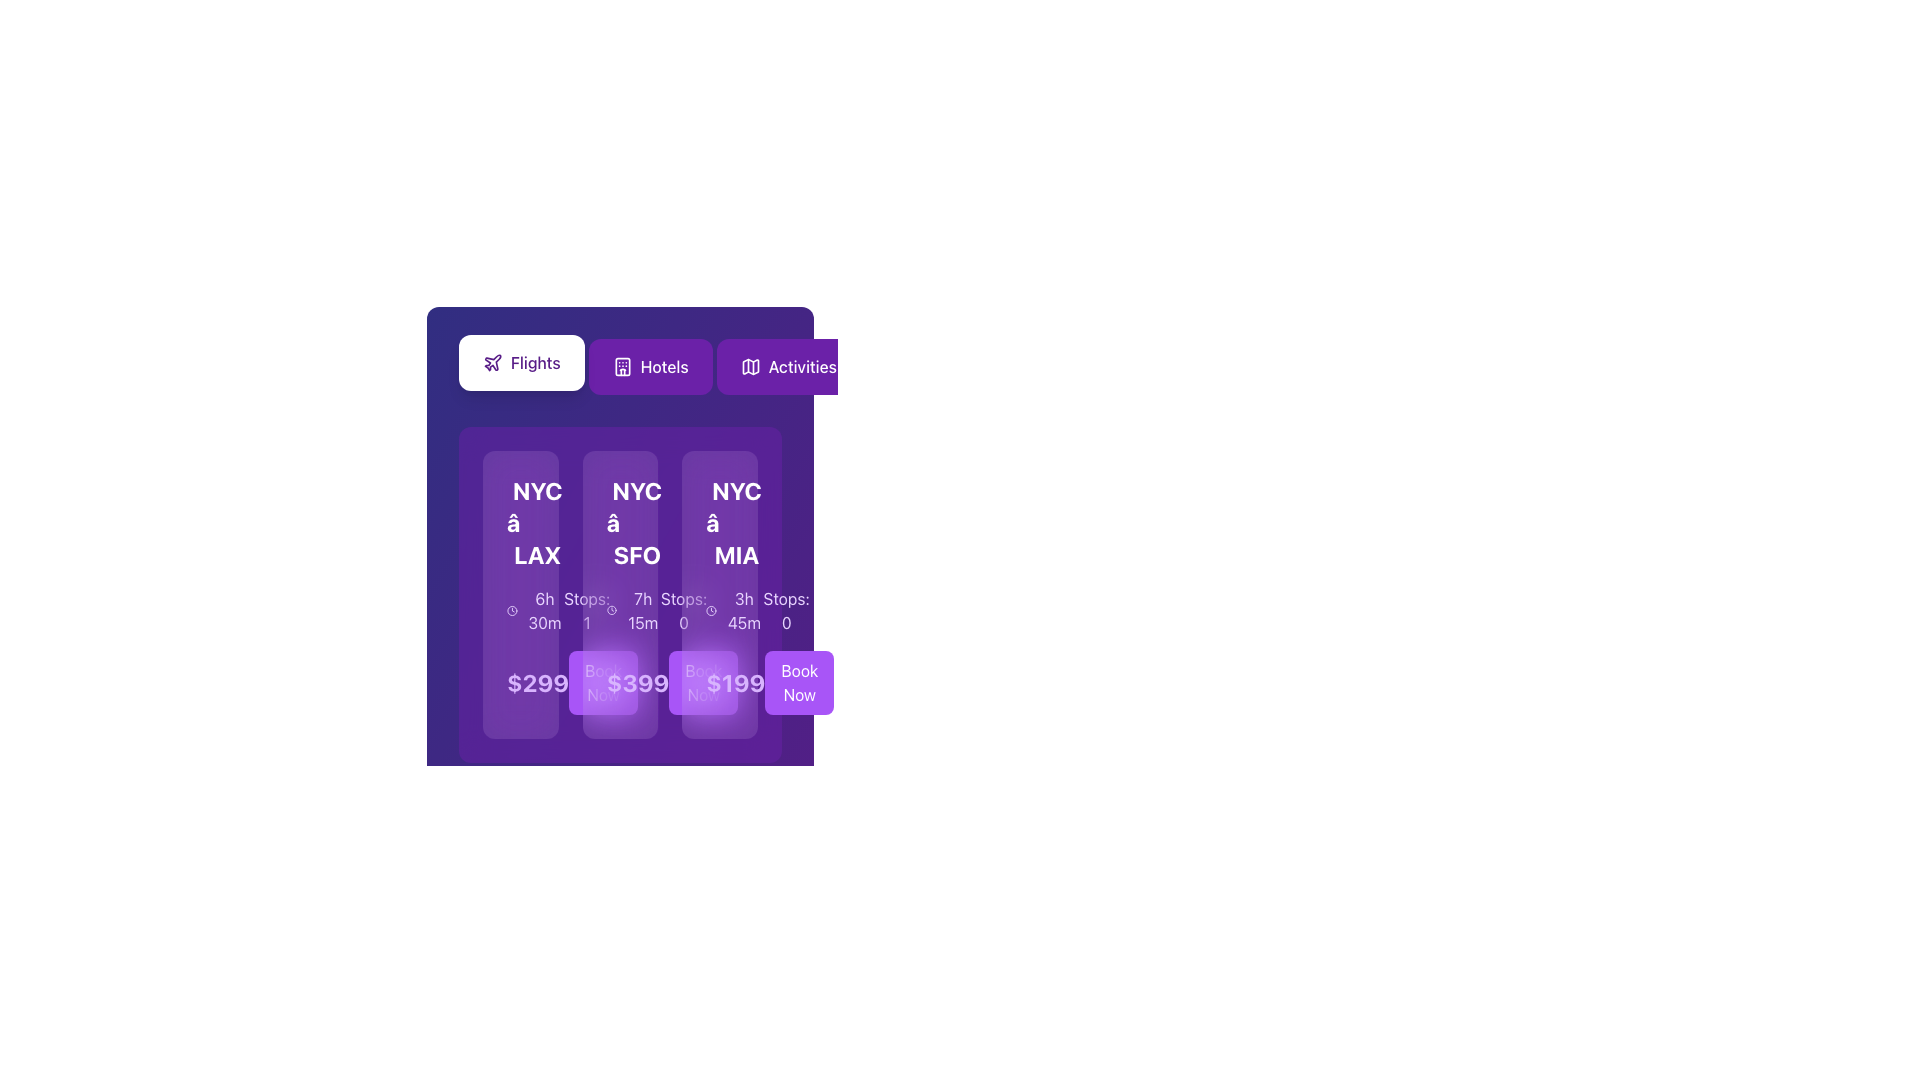 The height and width of the screenshot is (1080, 1920). Describe the element at coordinates (602, 681) in the screenshot. I see `the 'Book Now' button with a purple background to enable keyboard interaction` at that location.